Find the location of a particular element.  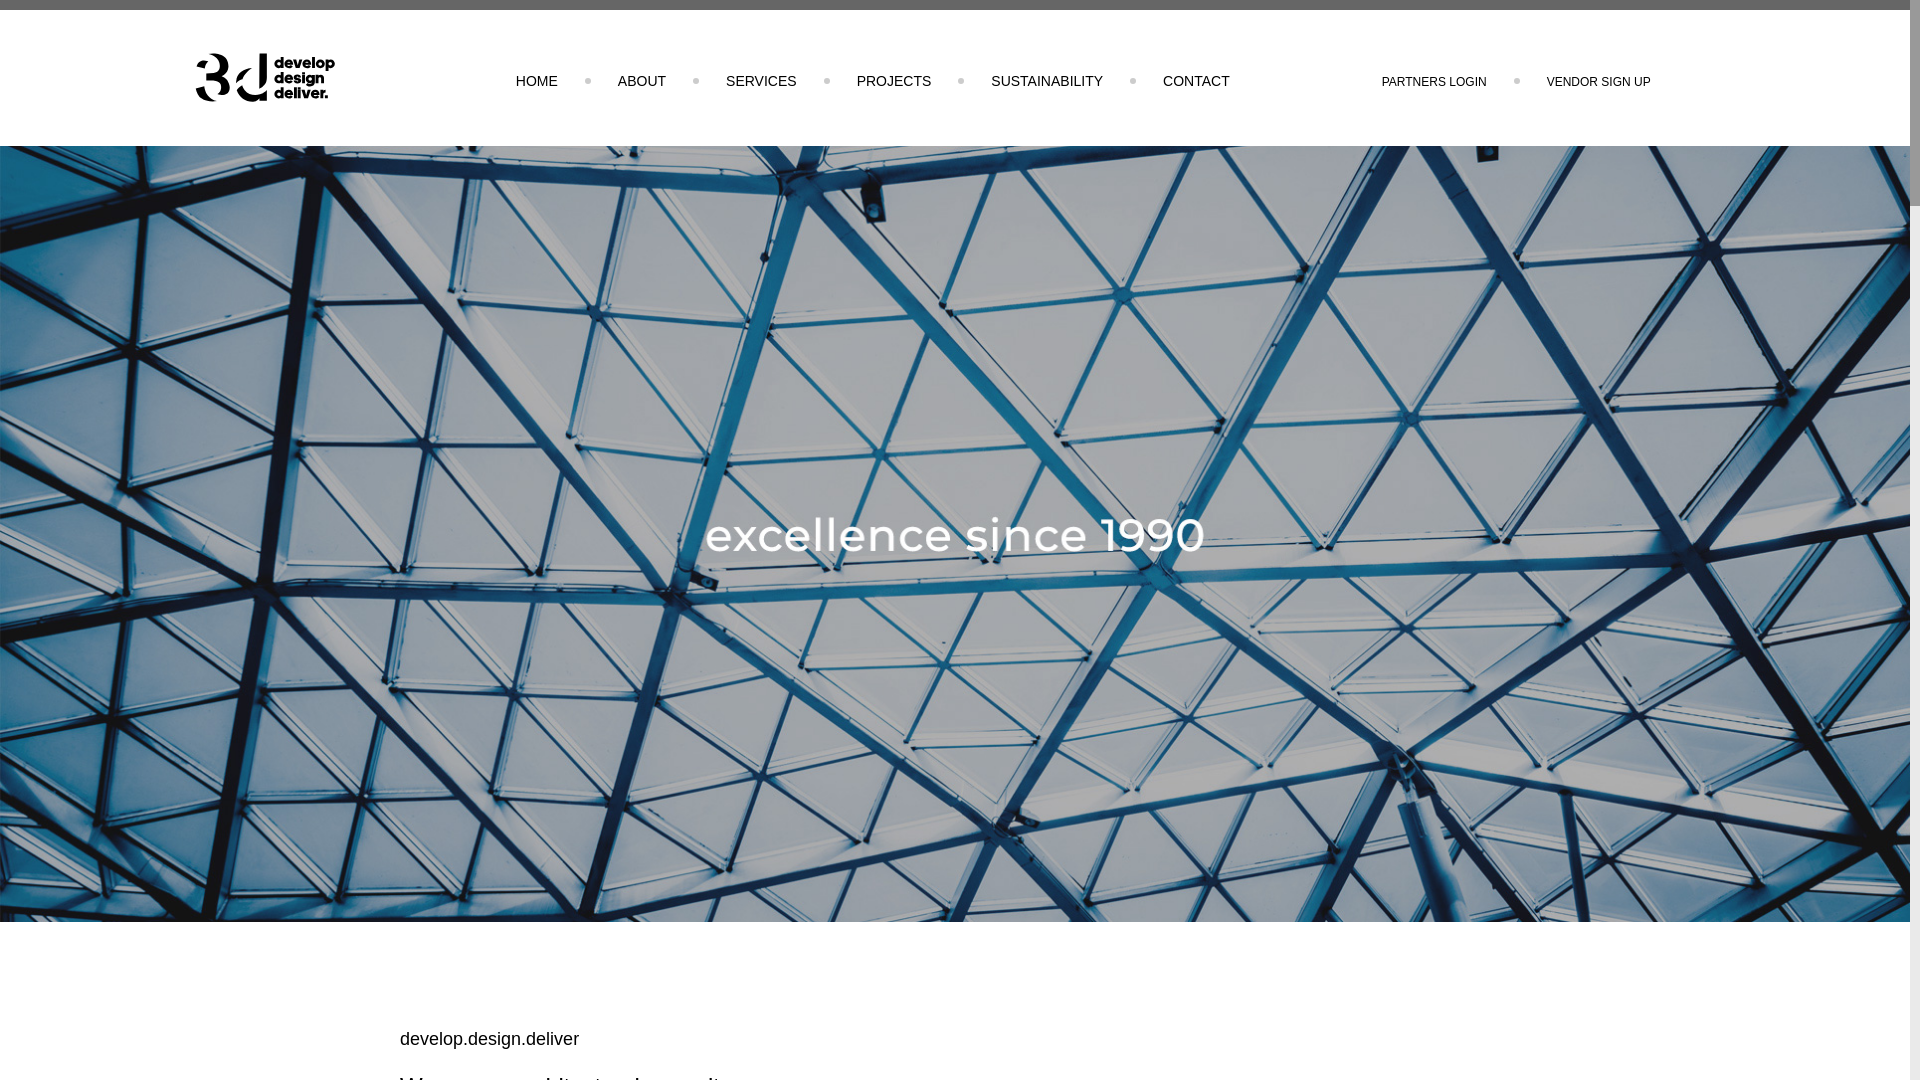

'PROJECTS' is located at coordinates (893, 80).